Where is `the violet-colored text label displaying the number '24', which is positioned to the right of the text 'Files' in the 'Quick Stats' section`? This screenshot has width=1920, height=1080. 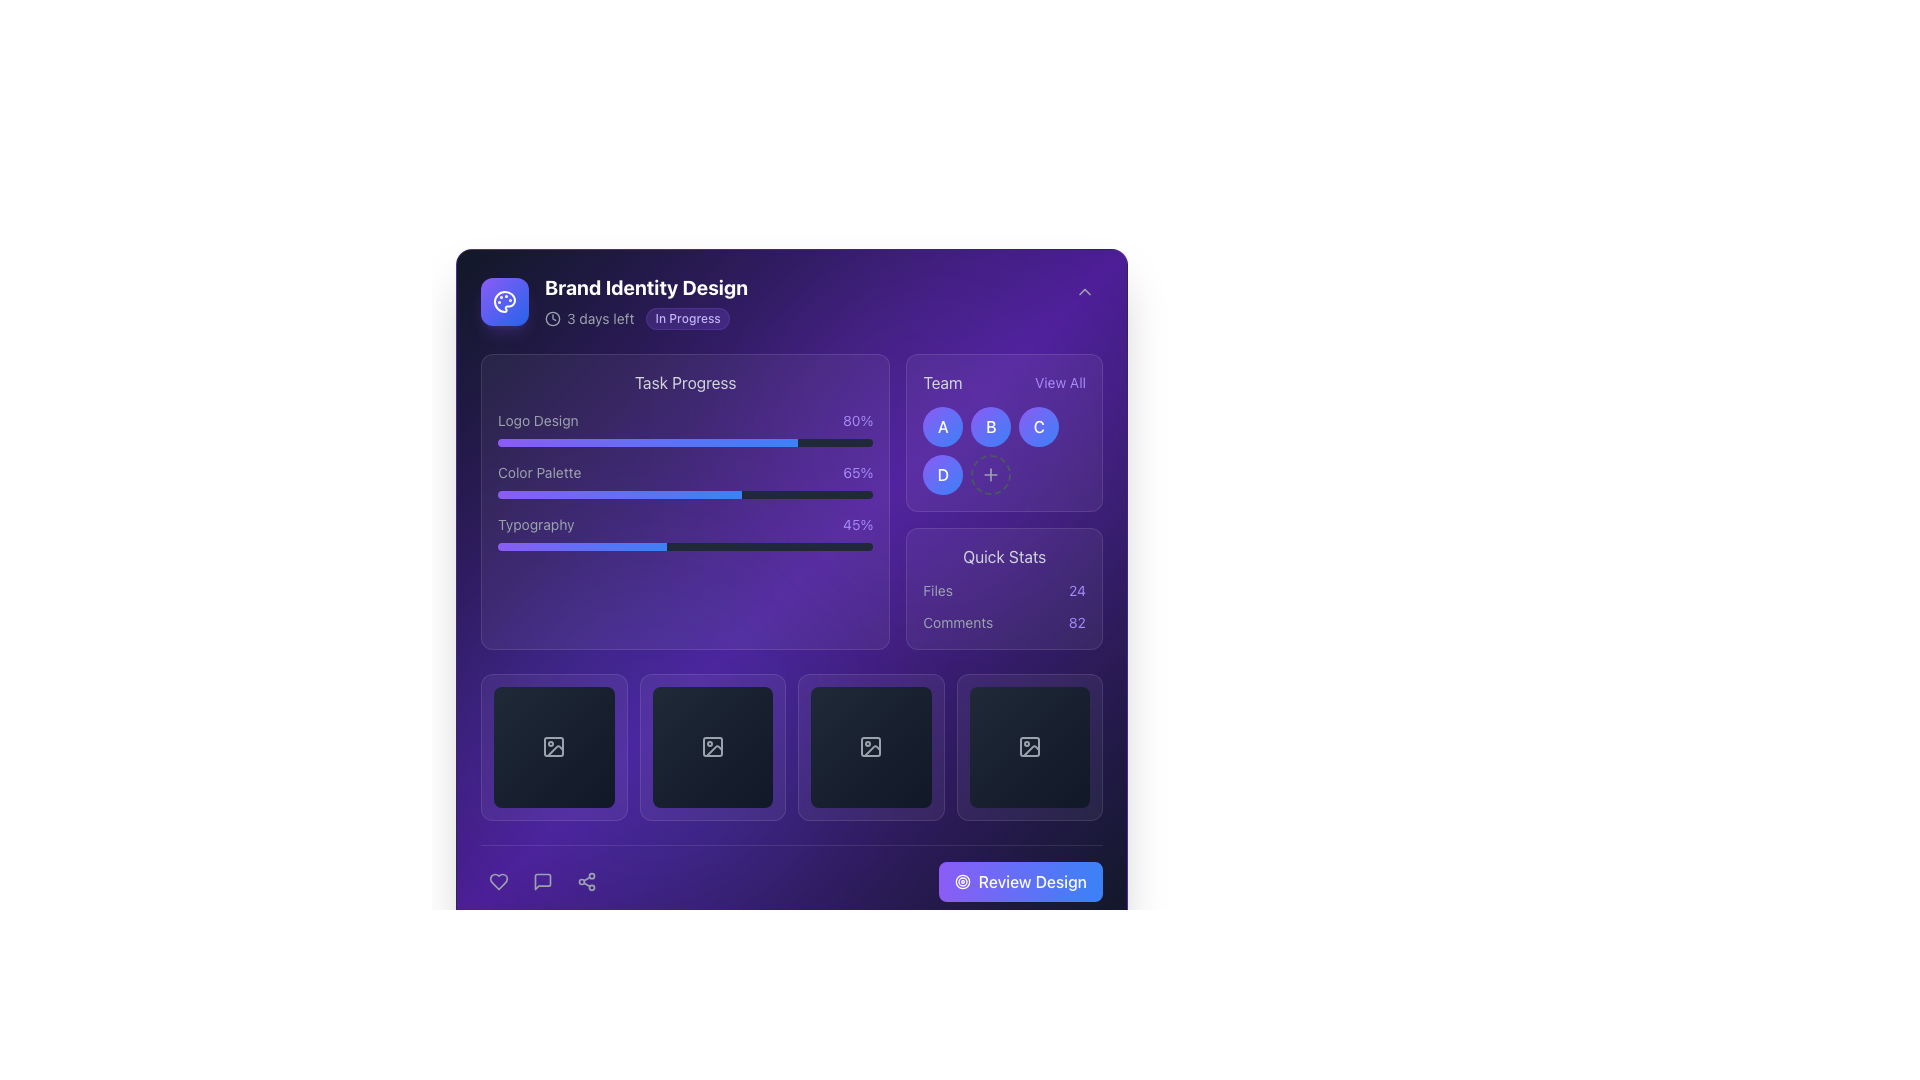 the violet-colored text label displaying the number '24', which is positioned to the right of the text 'Files' in the 'Quick Stats' section is located at coordinates (1076, 589).